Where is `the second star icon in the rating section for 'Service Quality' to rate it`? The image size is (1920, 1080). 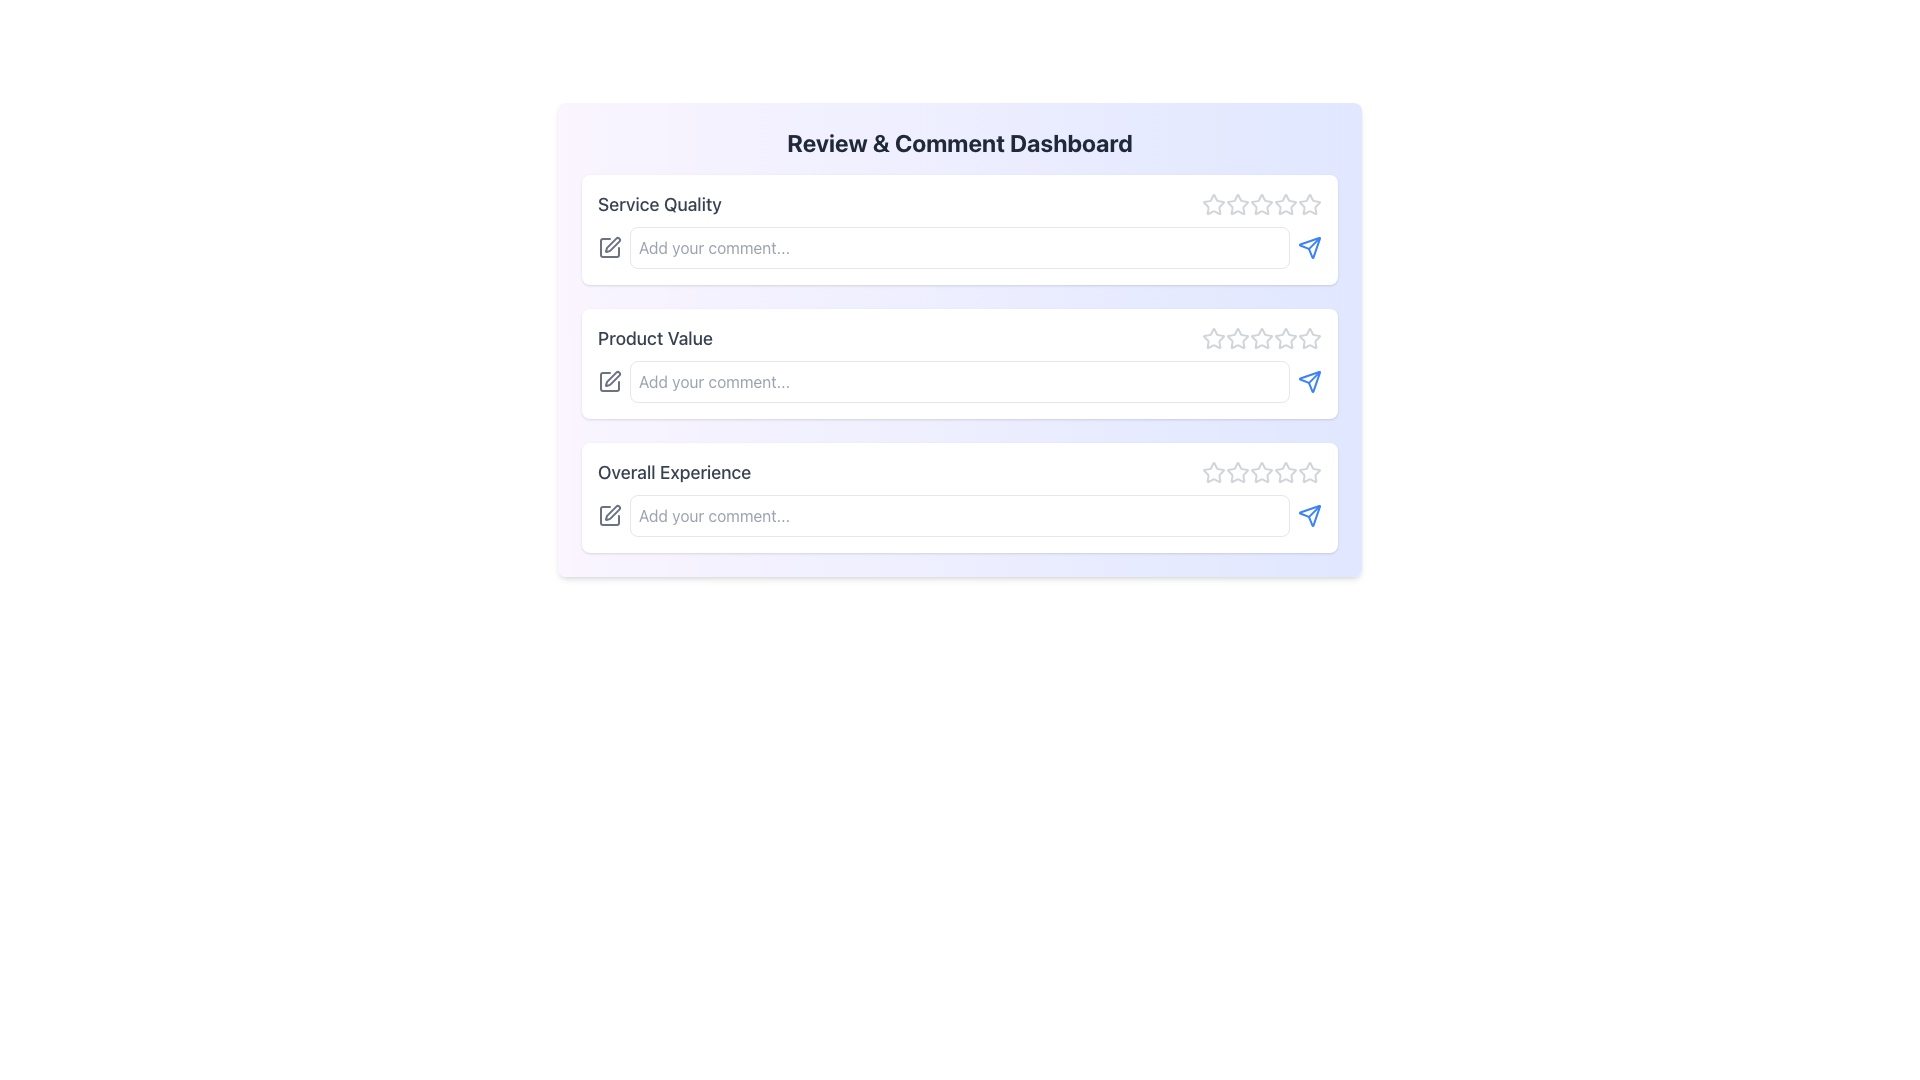
the second star icon in the rating section for 'Service Quality' to rate it is located at coordinates (1236, 204).